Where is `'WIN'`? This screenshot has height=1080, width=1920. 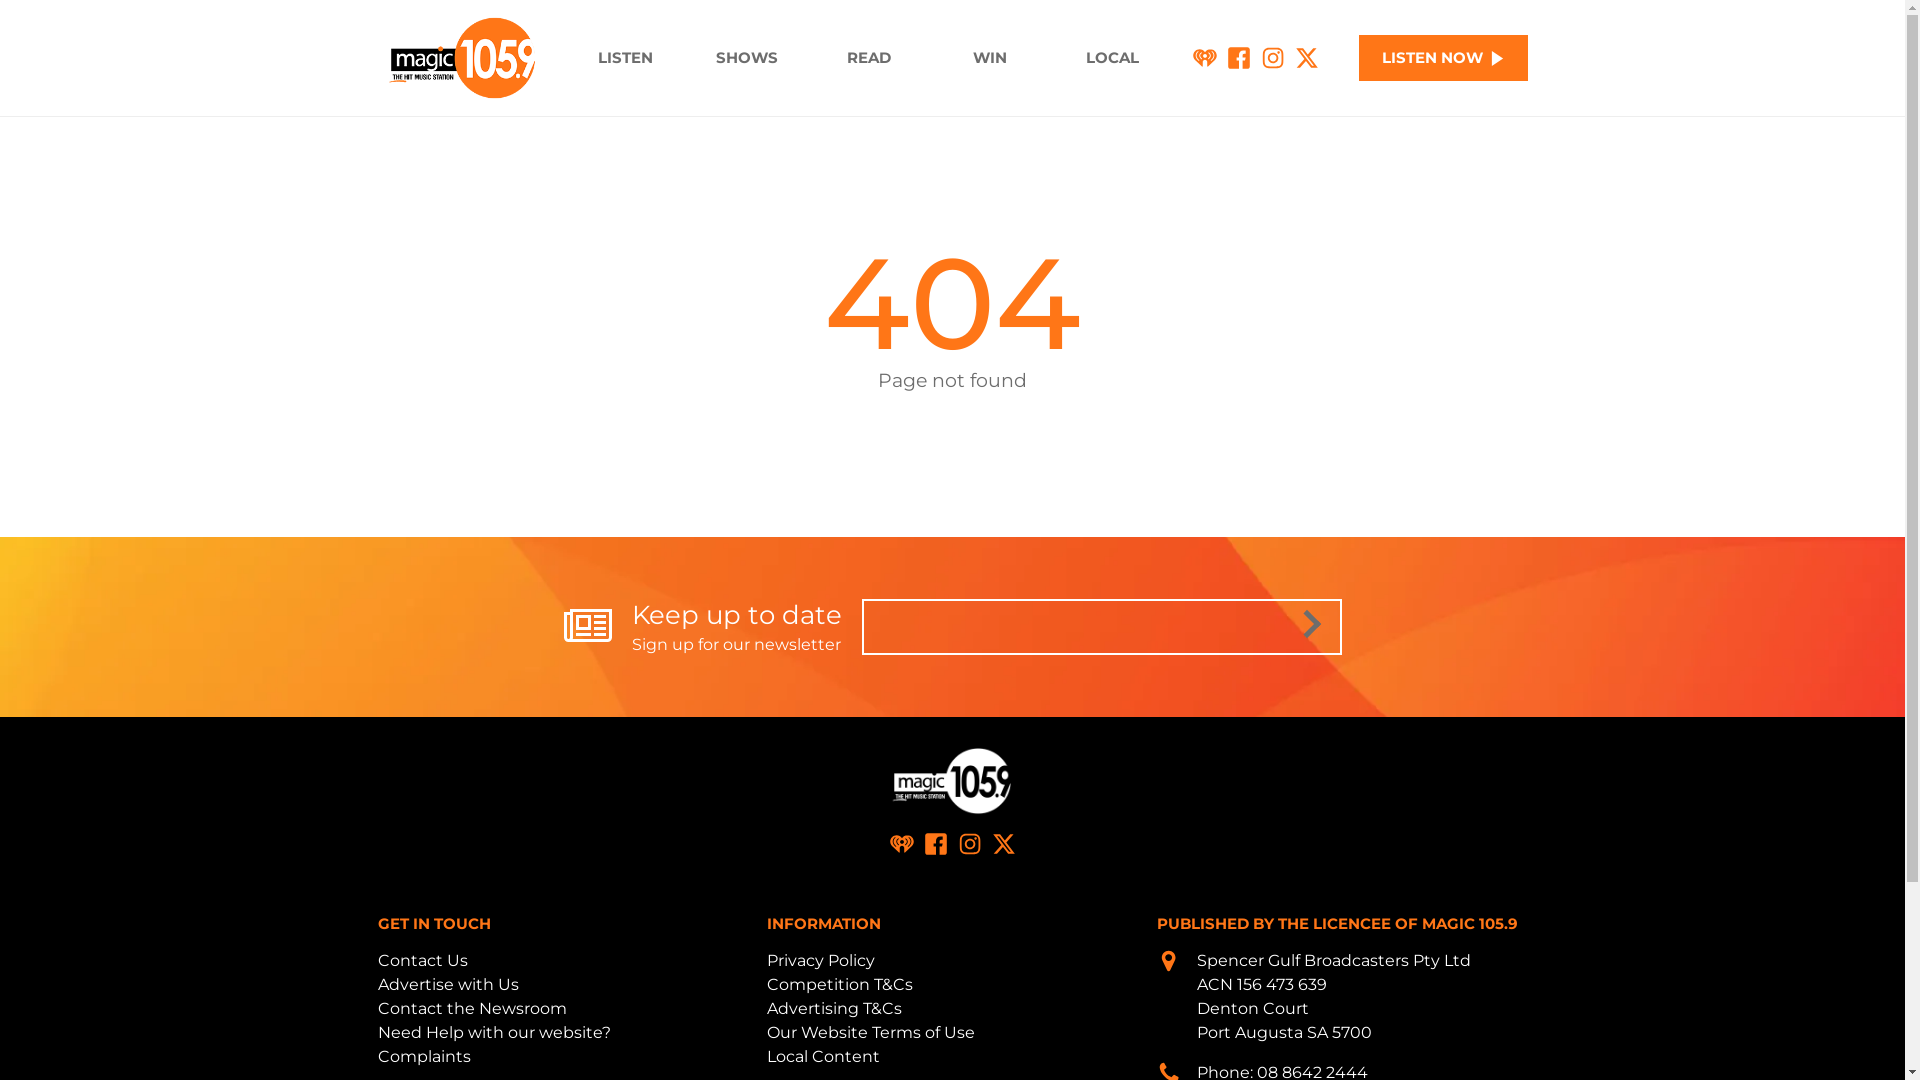
'WIN' is located at coordinates (990, 56).